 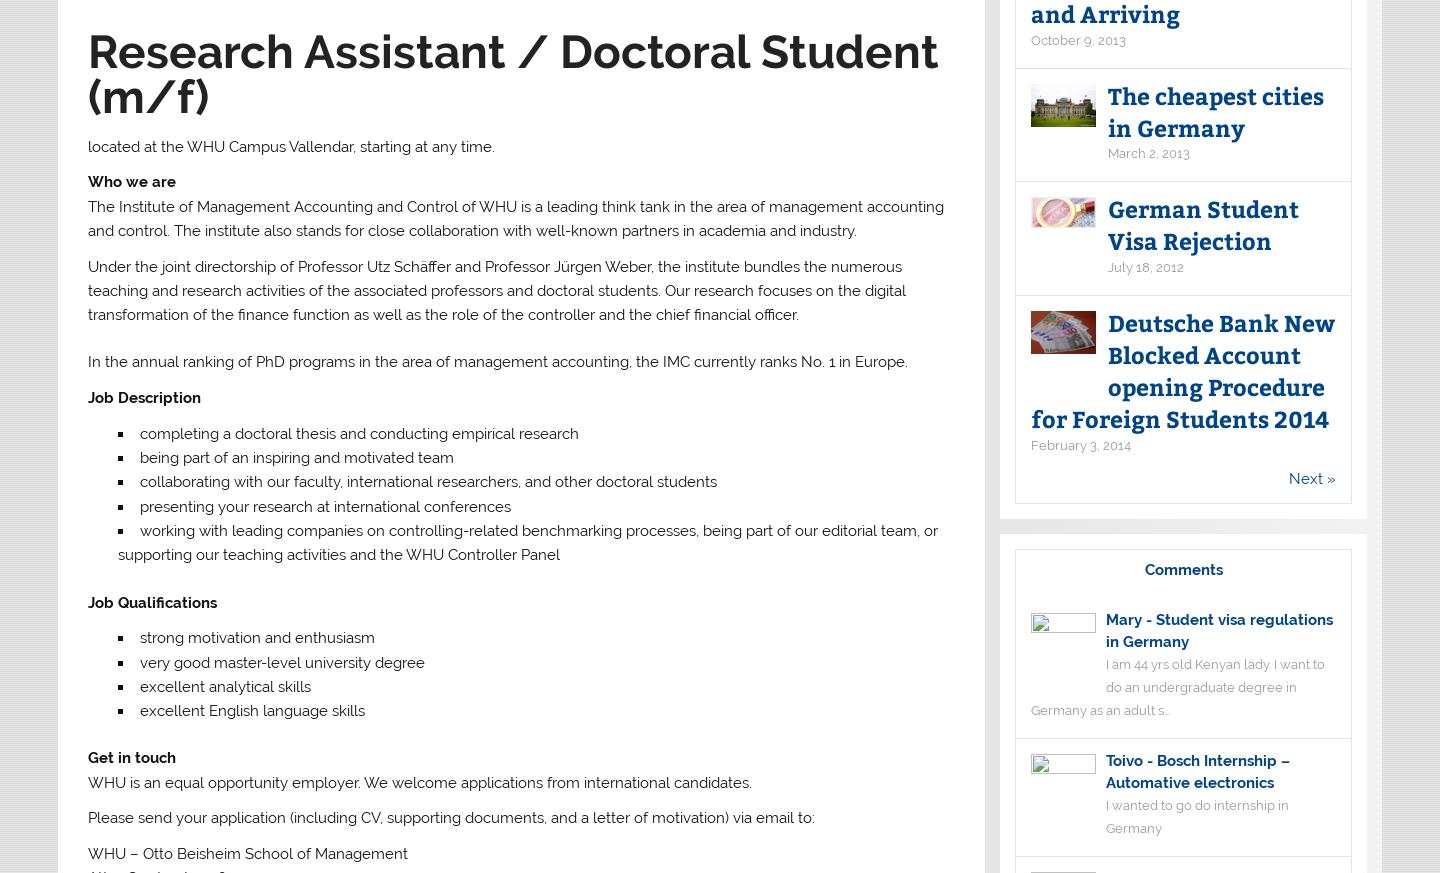 I want to click on 'Research Assistant / Doctoral Student (m/f)', so click(x=511, y=73).